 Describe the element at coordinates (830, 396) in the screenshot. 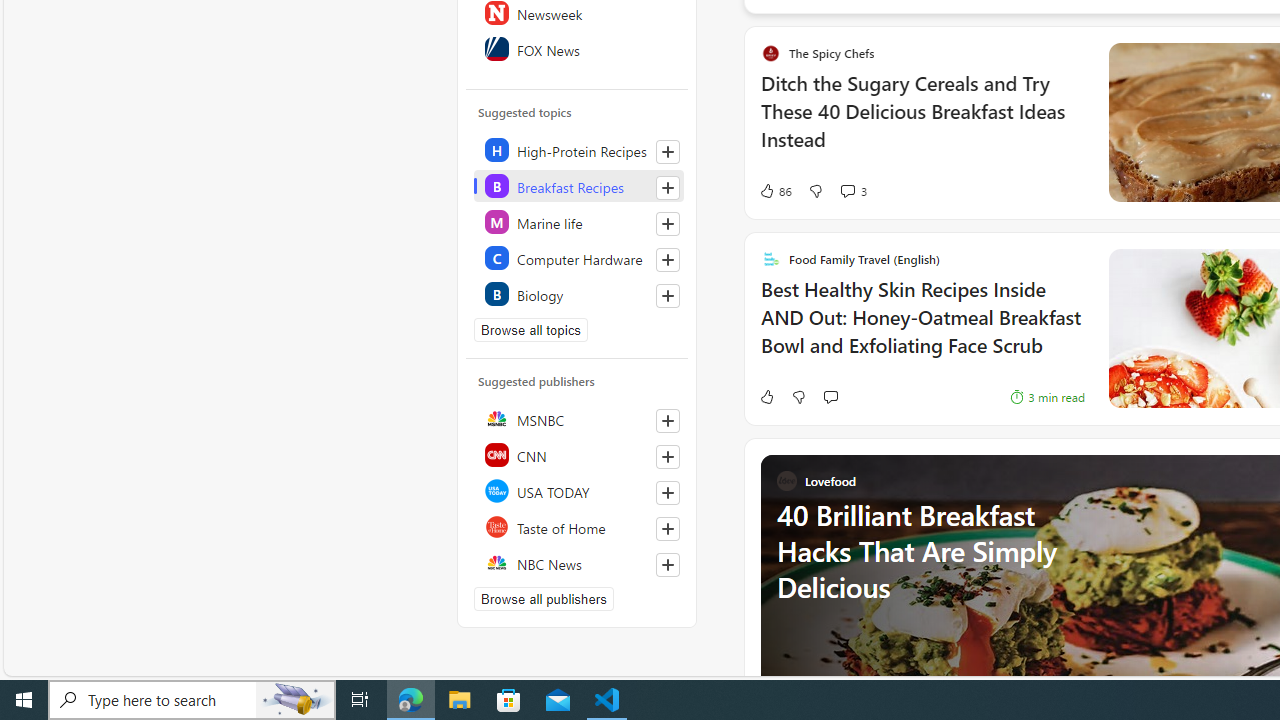

I see `'Start the conversation'` at that location.